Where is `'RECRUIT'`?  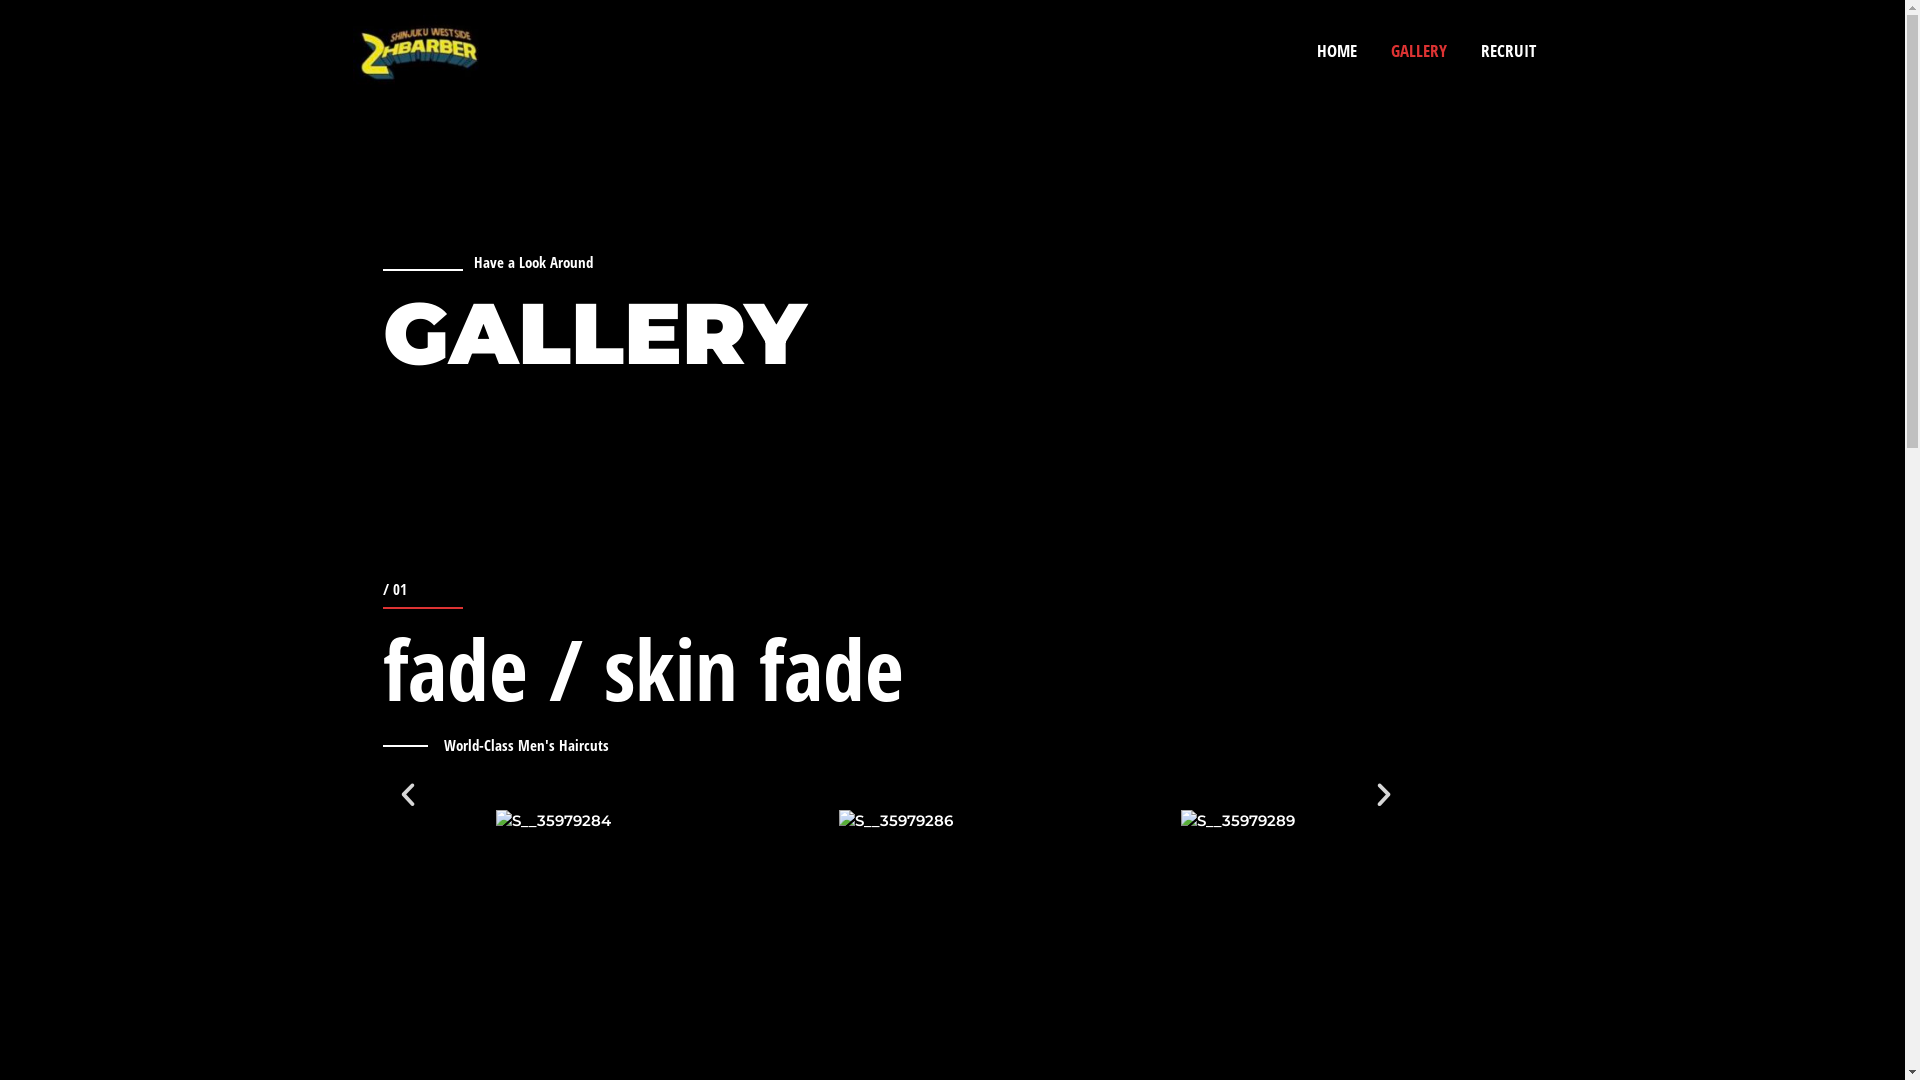 'RECRUIT' is located at coordinates (1508, 49).